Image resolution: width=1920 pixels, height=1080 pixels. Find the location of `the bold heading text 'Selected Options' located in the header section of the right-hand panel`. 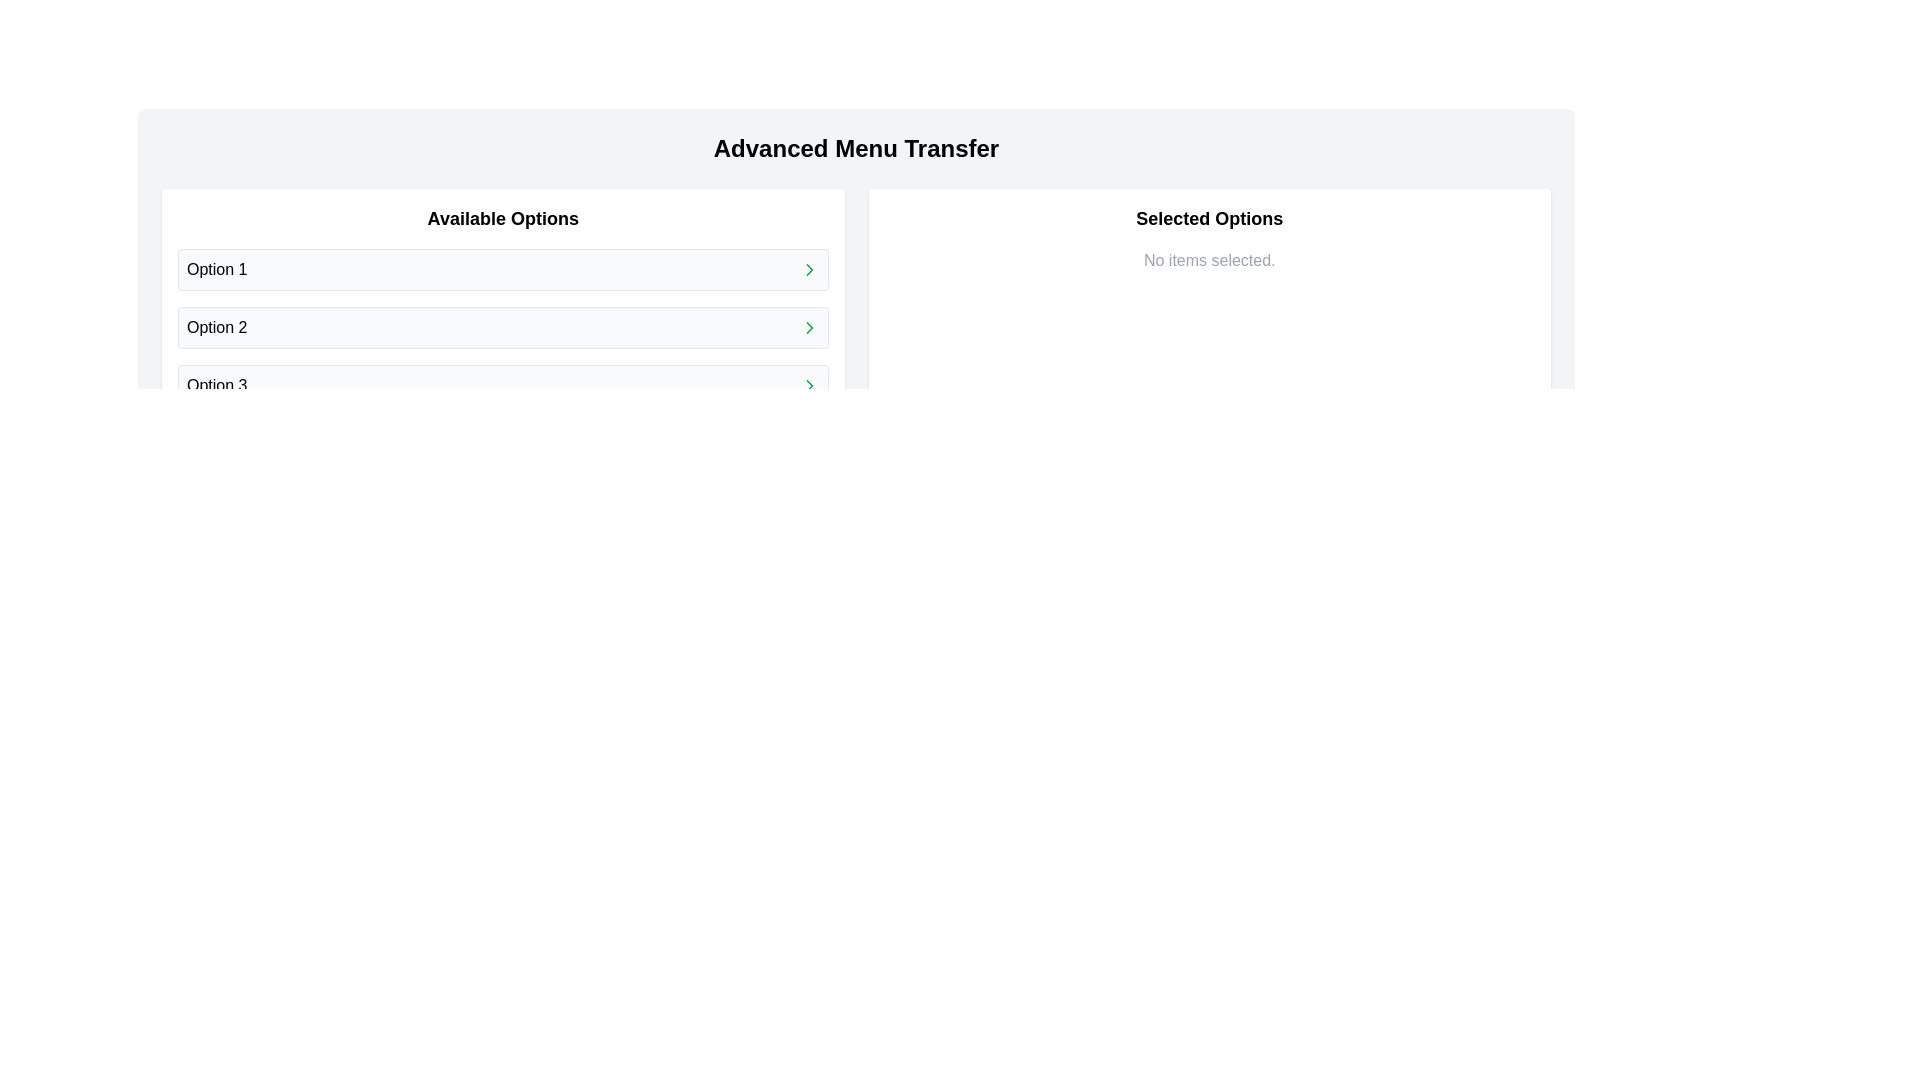

the bold heading text 'Selected Options' located in the header section of the right-hand panel is located at coordinates (1208, 219).